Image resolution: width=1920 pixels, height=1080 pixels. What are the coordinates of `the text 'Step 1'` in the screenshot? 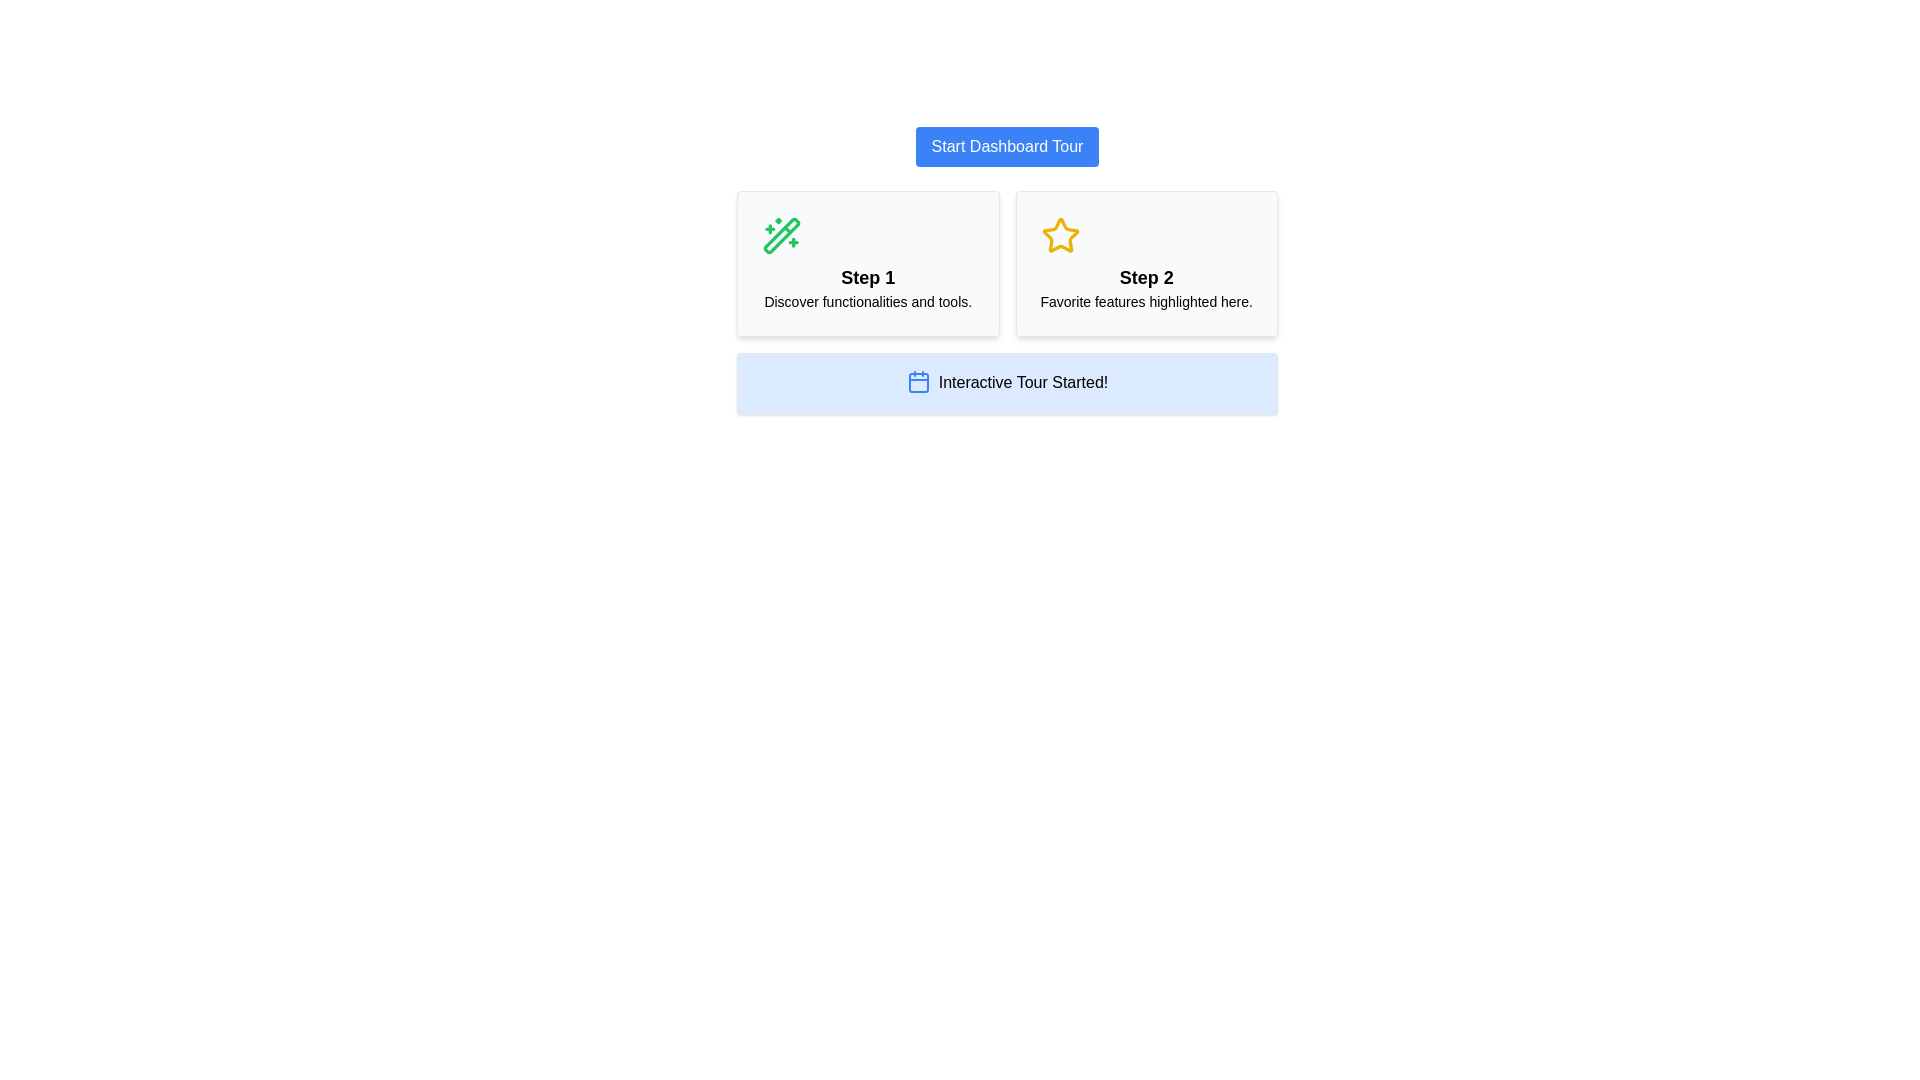 It's located at (868, 277).